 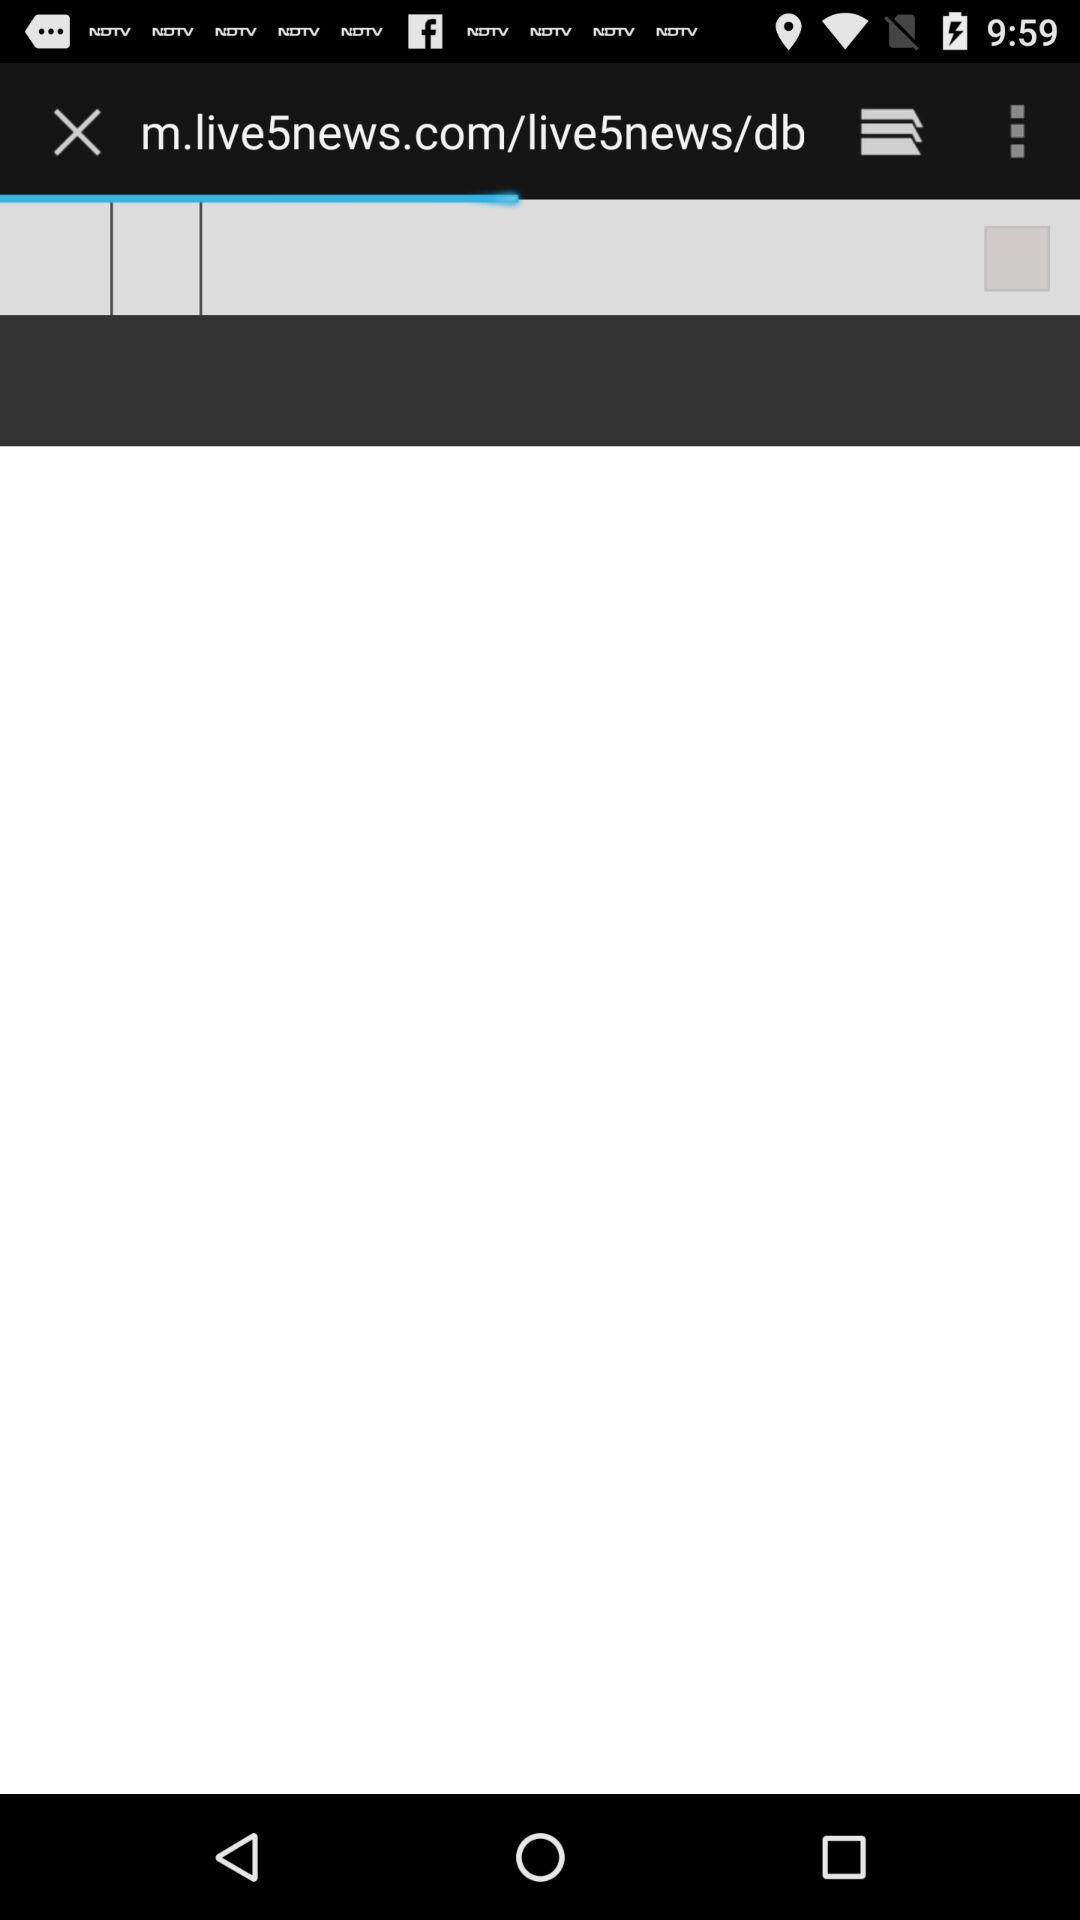 What do you see at coordinates (81, 130) in the screenshot?
I see `icon to the left of the m live5news com item` at bounding box center [81, 130].